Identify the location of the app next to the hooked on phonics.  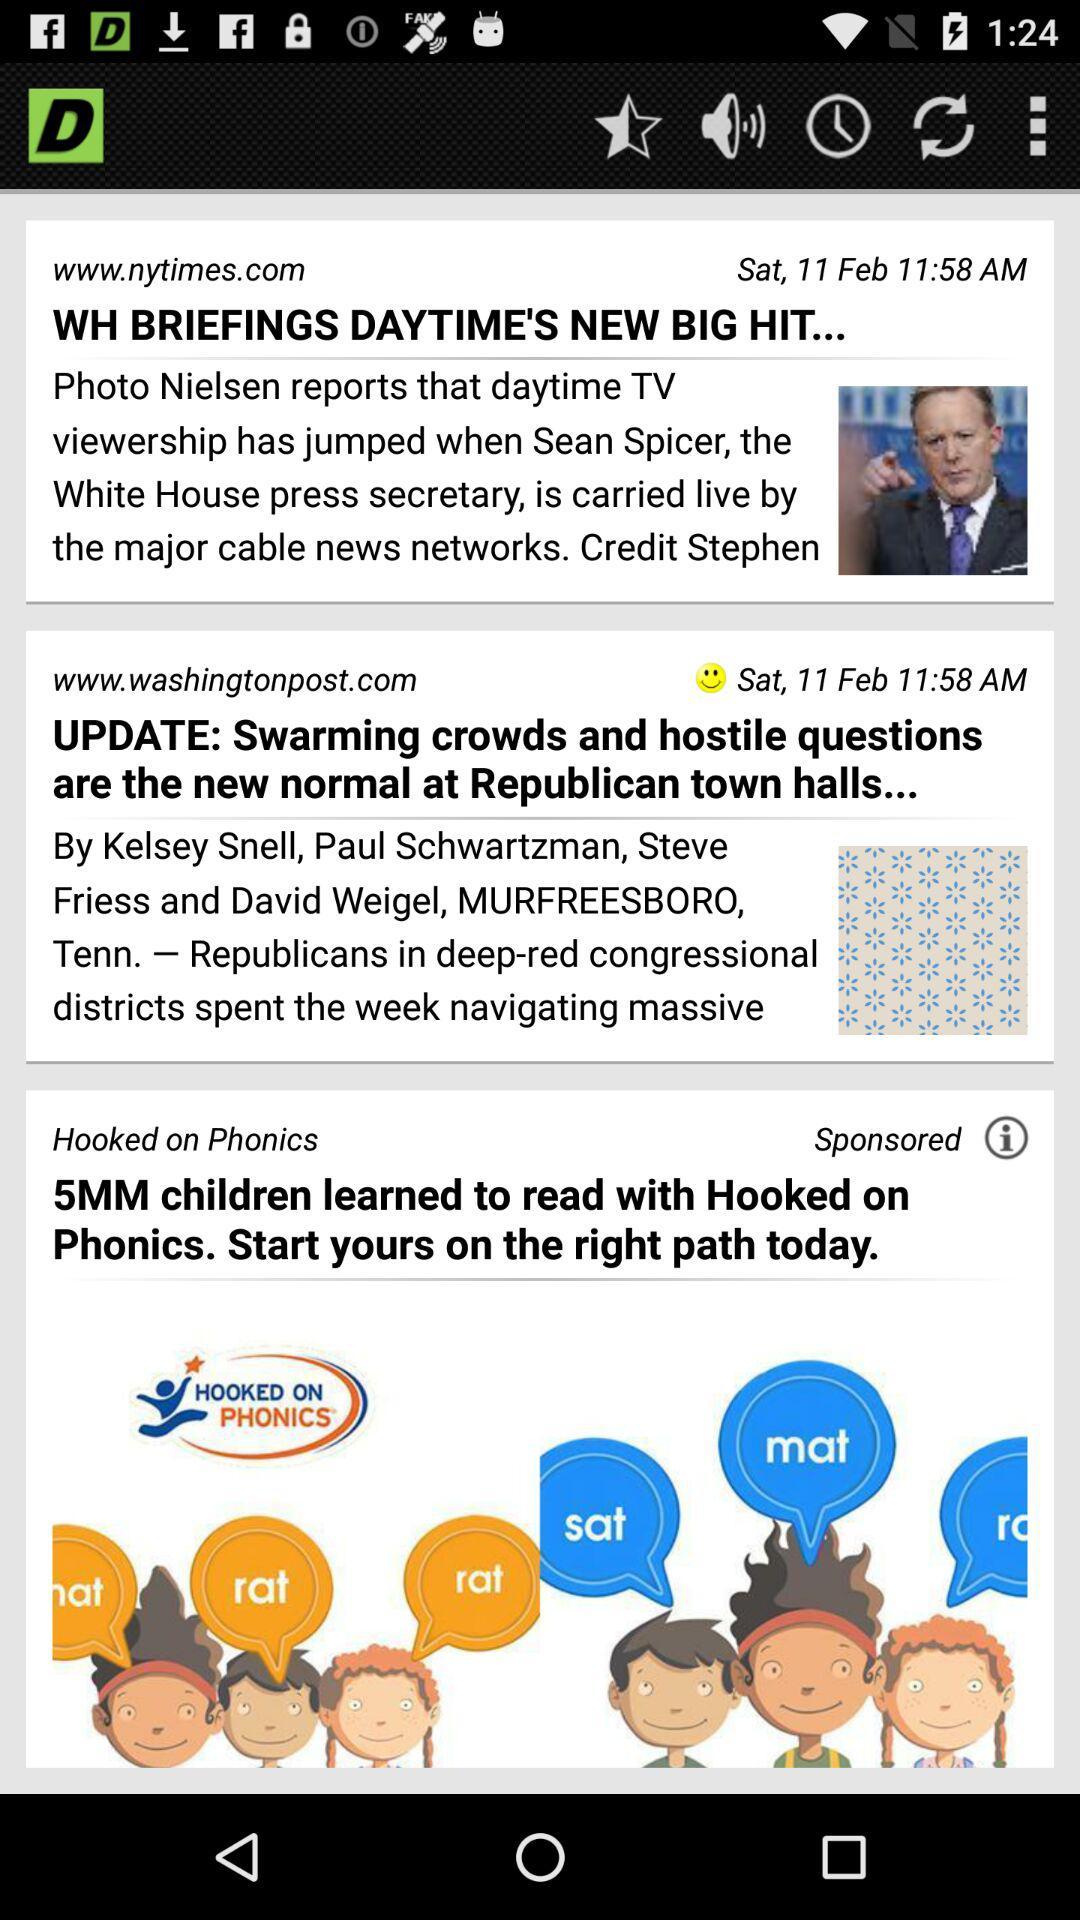
(886, 1138).